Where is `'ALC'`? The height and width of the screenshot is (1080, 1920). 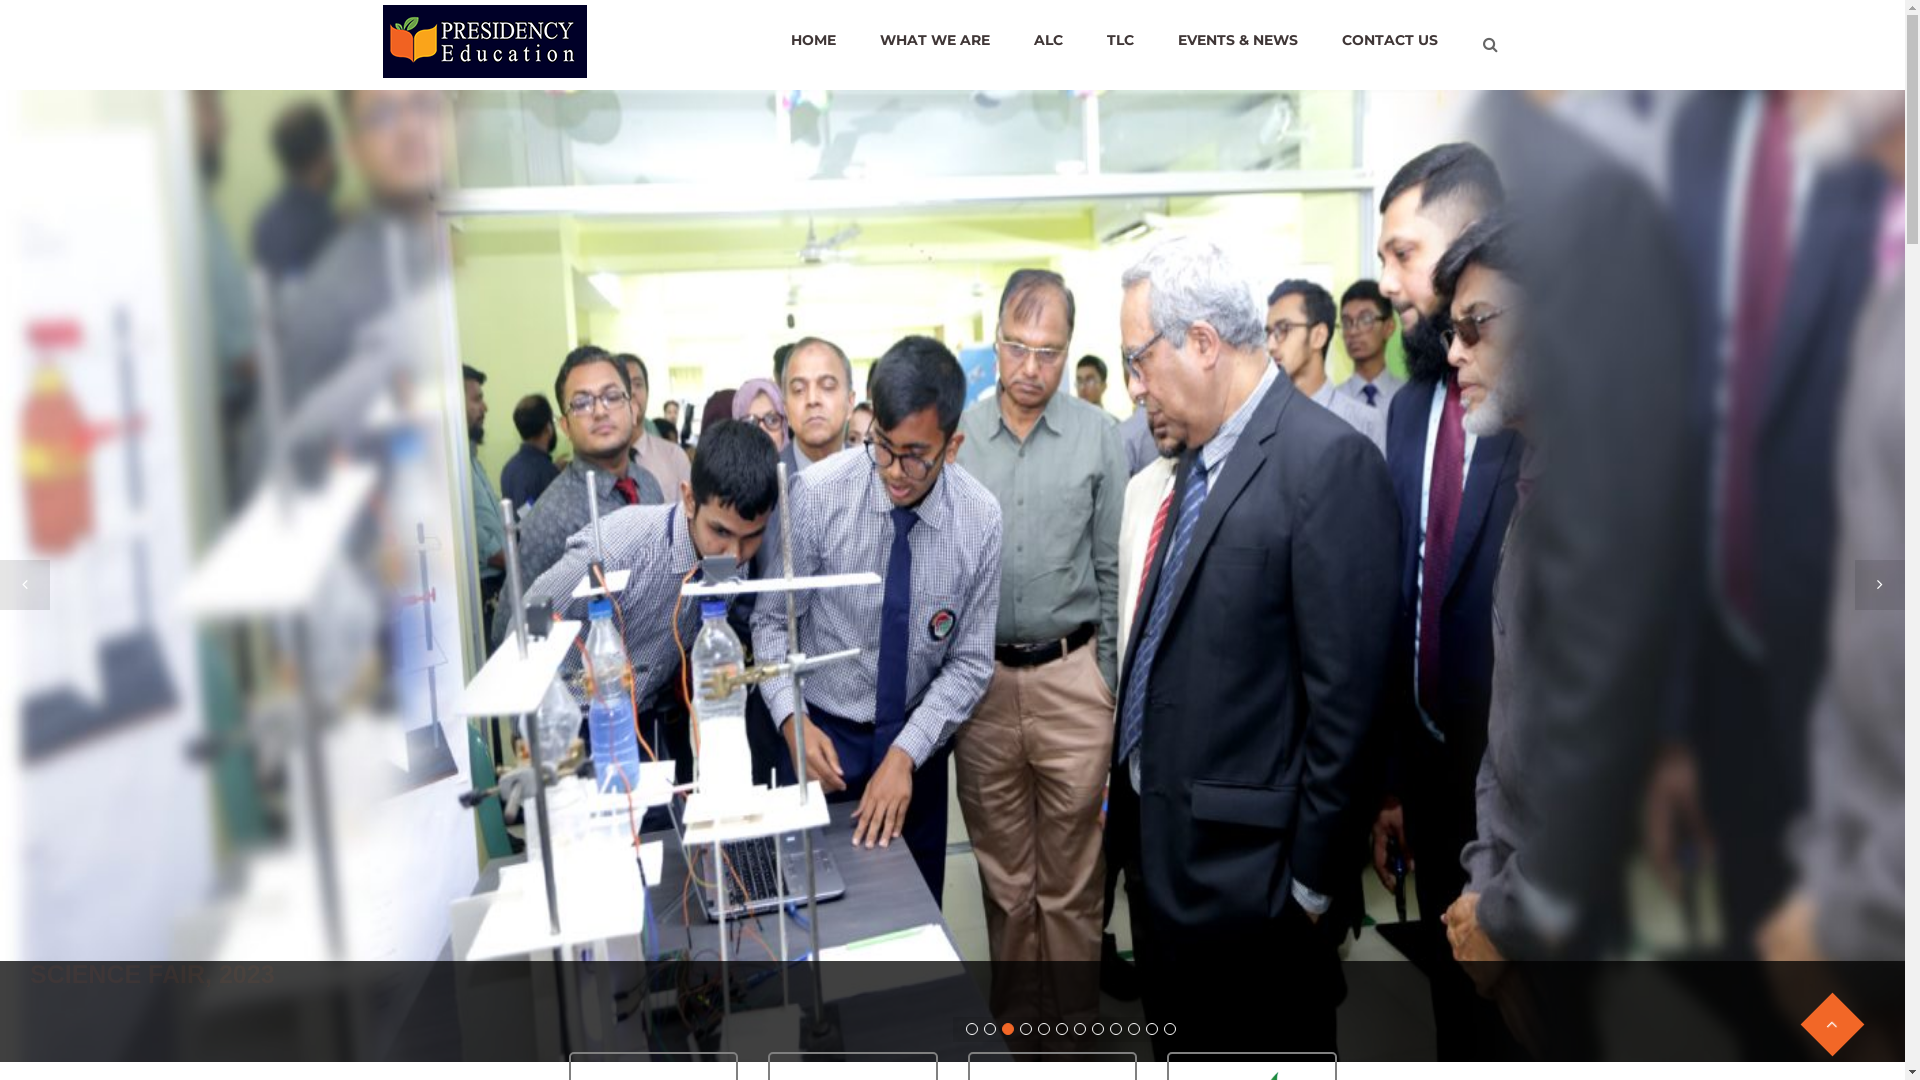 'ALC' is located at coordinates (1047, 39).